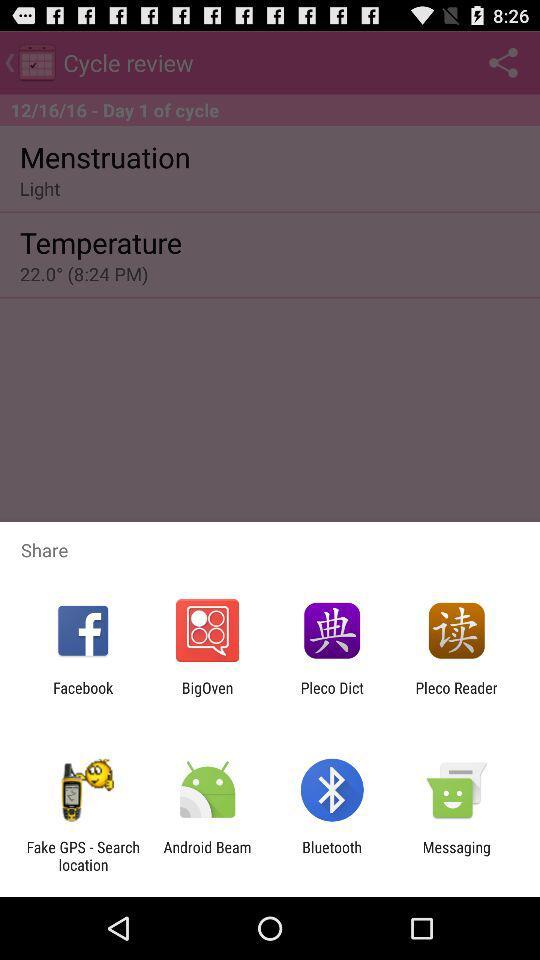 This screenshot has height=960, width=540. What do you see at coordinates (206, 855) in the screenshot?
I see `item to the left of bluetooth item` at bounding box center [206, 855].